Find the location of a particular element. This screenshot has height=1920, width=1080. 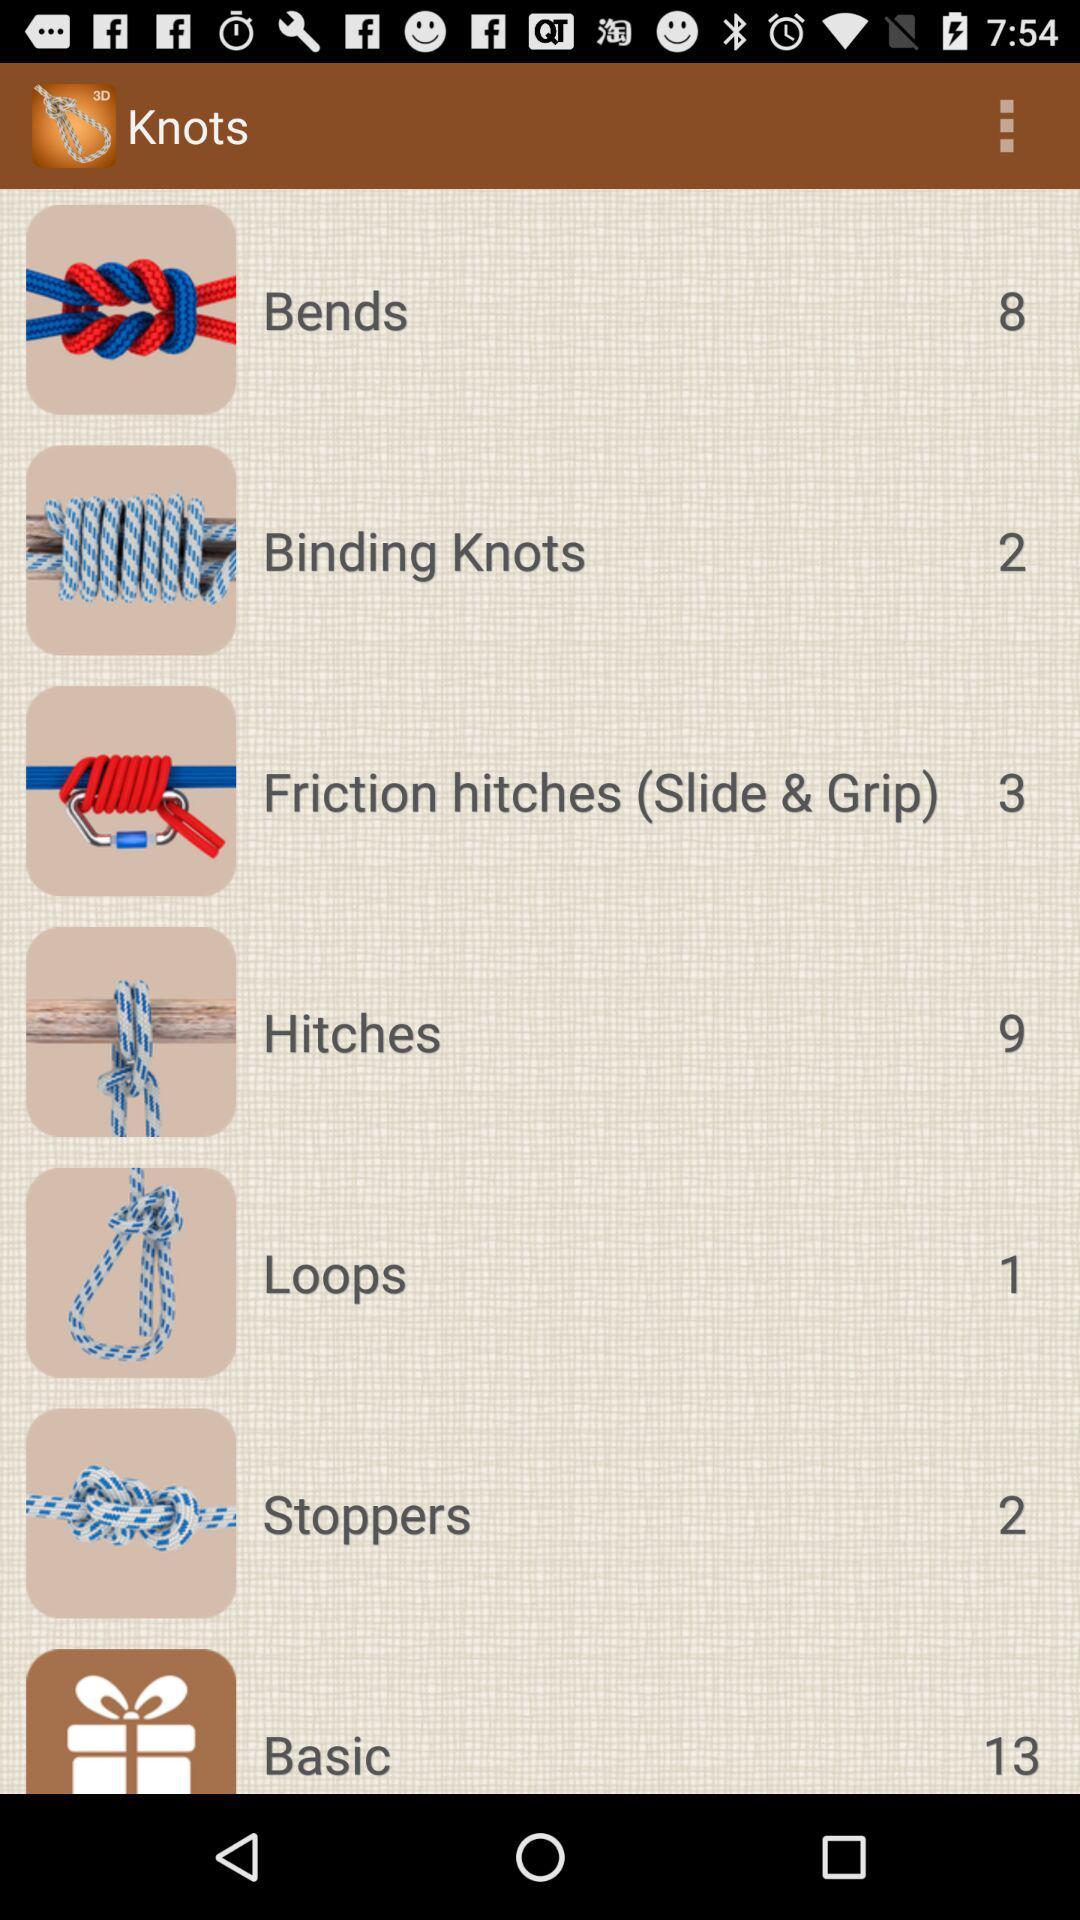

item to the right of hitches is located at coordinates (1011, 1032).